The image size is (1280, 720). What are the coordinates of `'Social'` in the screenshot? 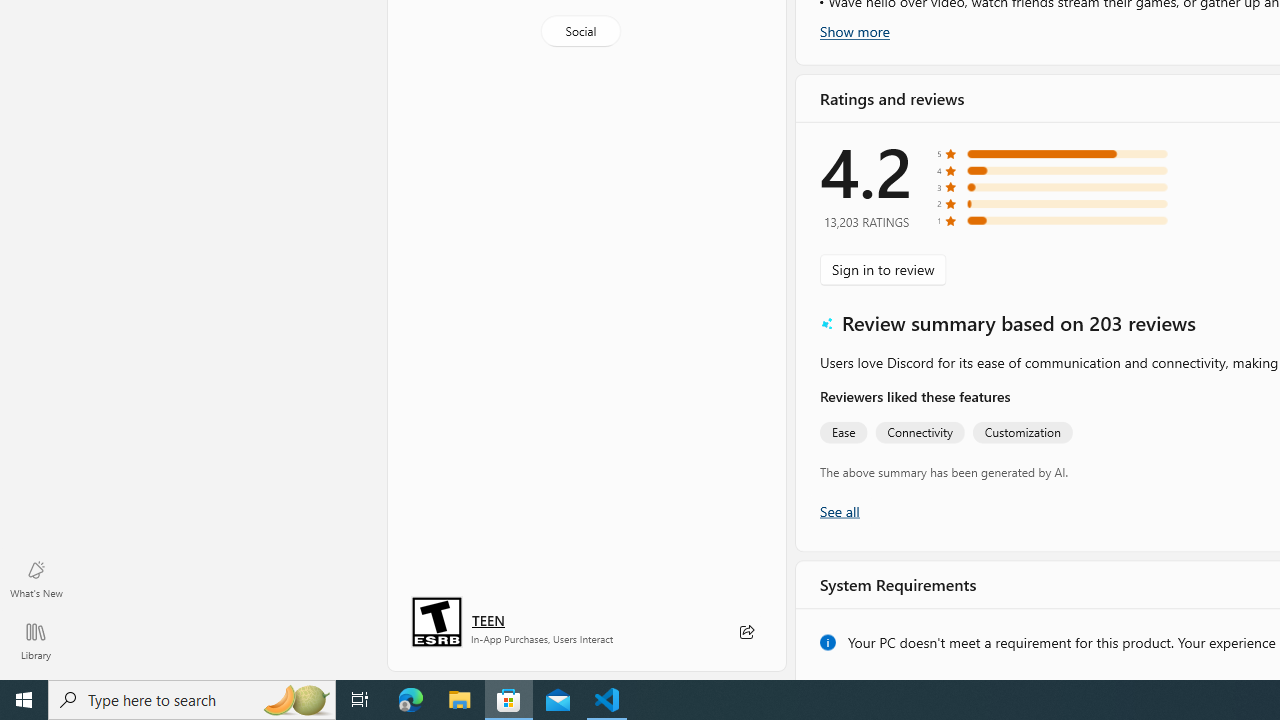 It's located at (578, 30).